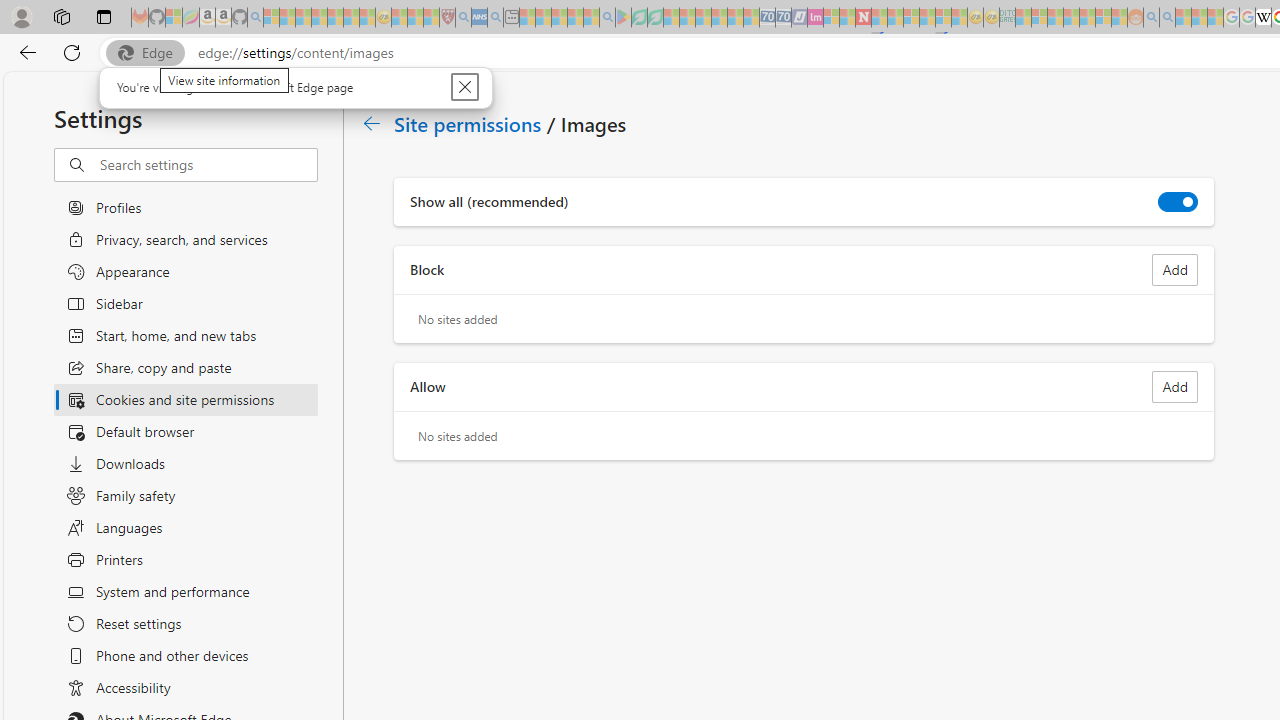 This screenshot has height=720, width=1280. What do you see at coordinates (495, 17) in the screenshot?
I see `'utah sues federal government - Search - Sleeping'` at bounding box center [495, 17].